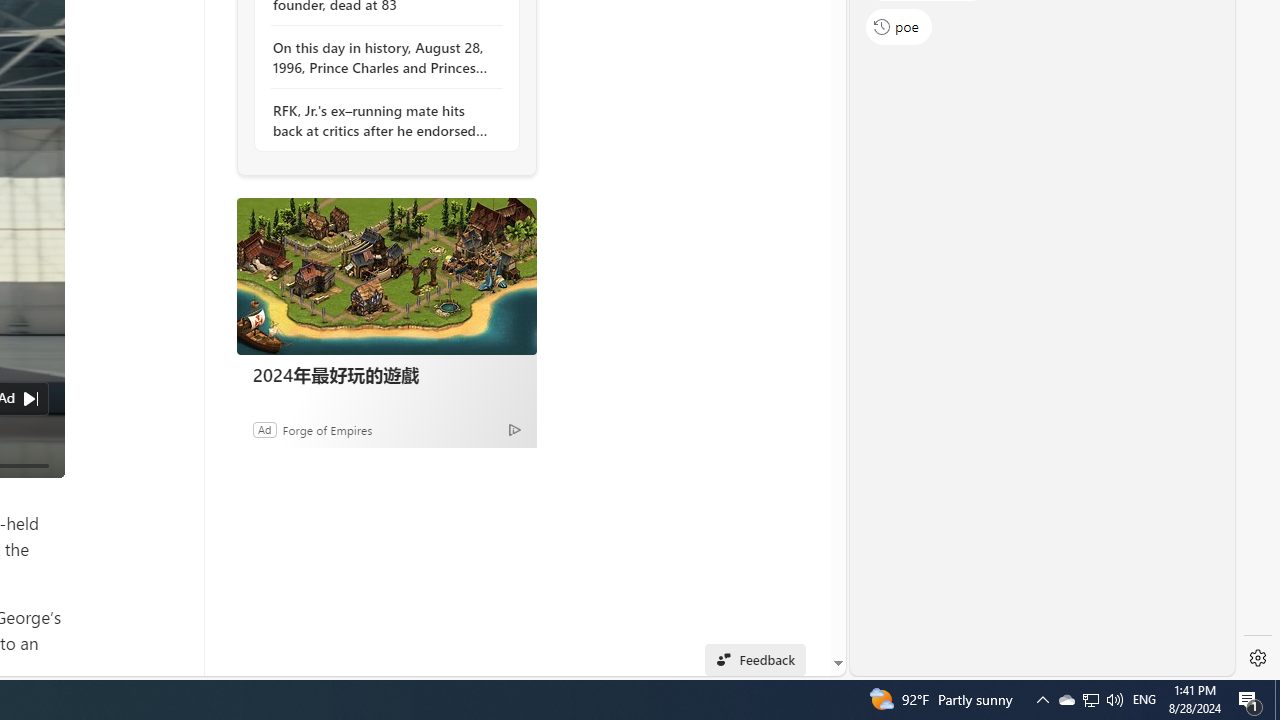 This screenshot has width=1280, height=720. I want to click on 'Settings', so click(1257, 658).